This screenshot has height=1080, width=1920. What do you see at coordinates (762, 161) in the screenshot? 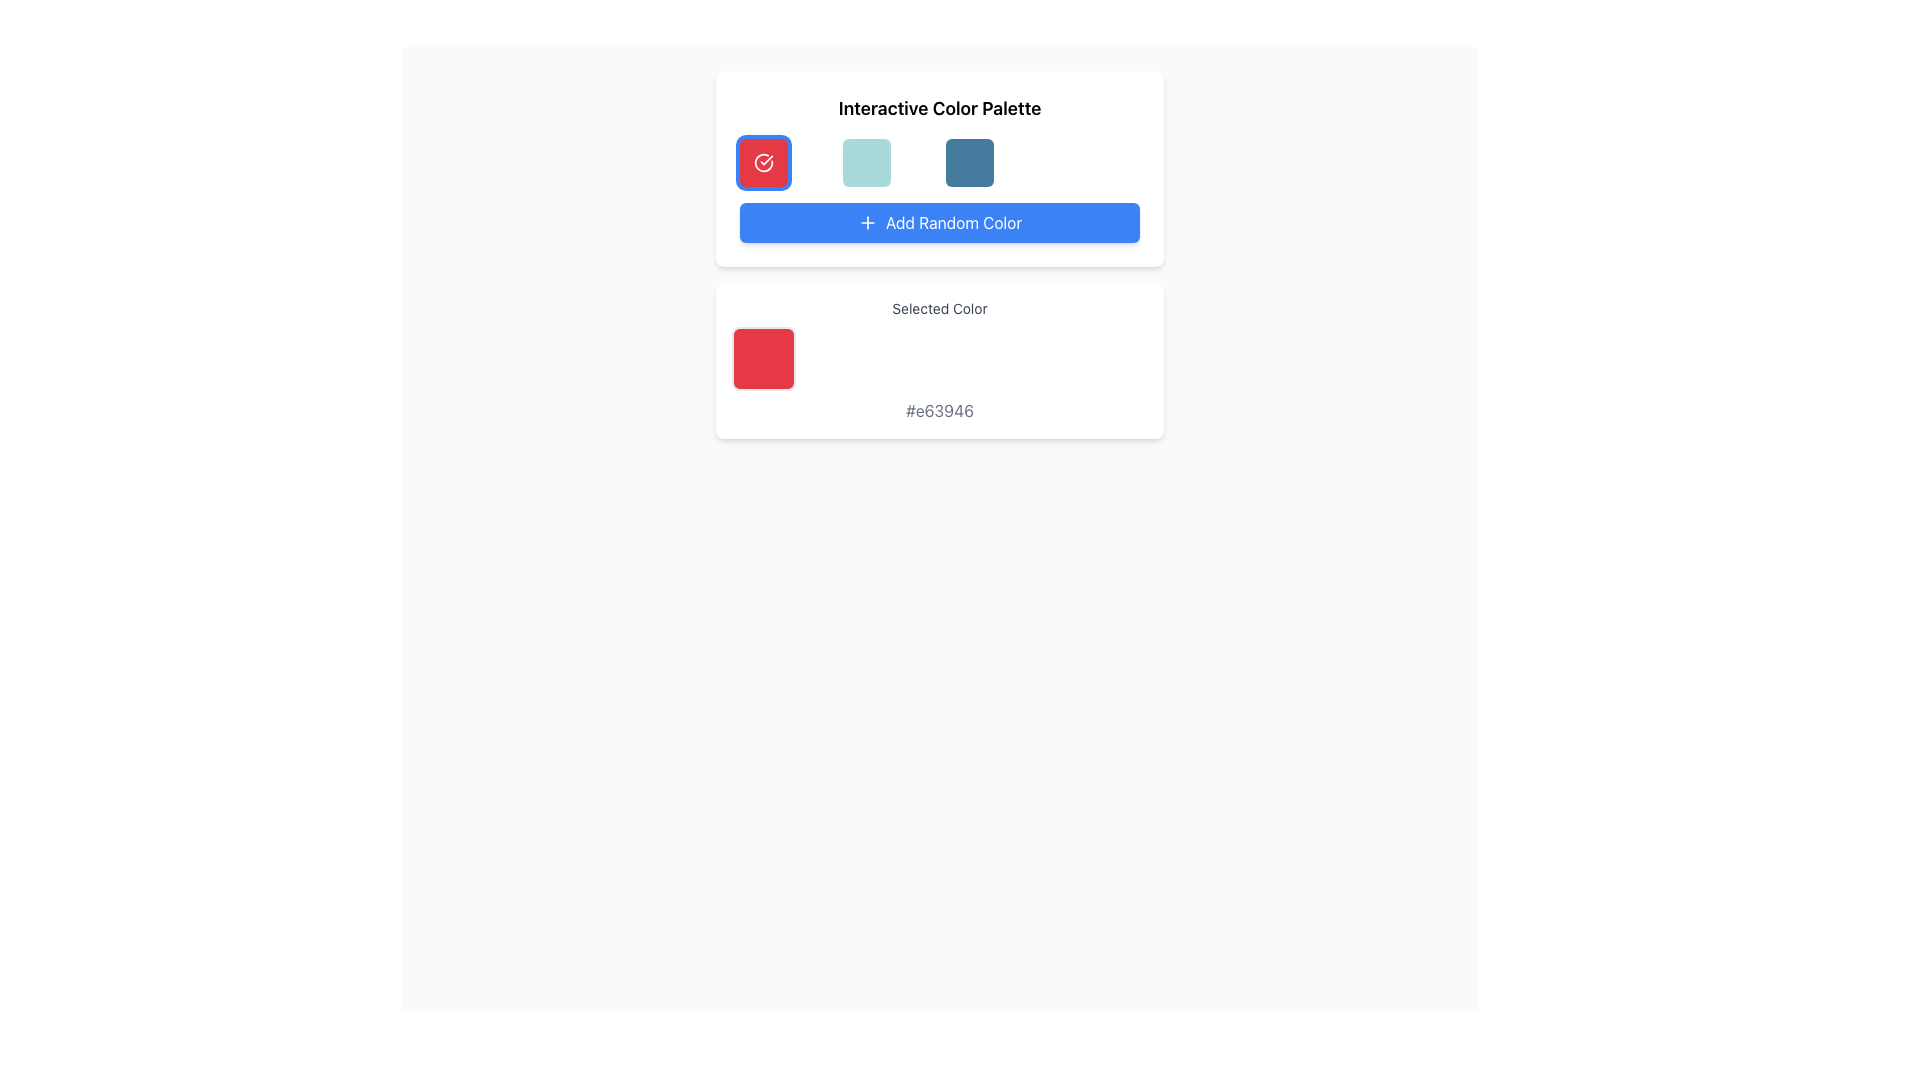
I see `the selectable colored button or tile located in the 'Interactive Color Palette' section, which is the first item in the grid` at bounding box center [762, 161].